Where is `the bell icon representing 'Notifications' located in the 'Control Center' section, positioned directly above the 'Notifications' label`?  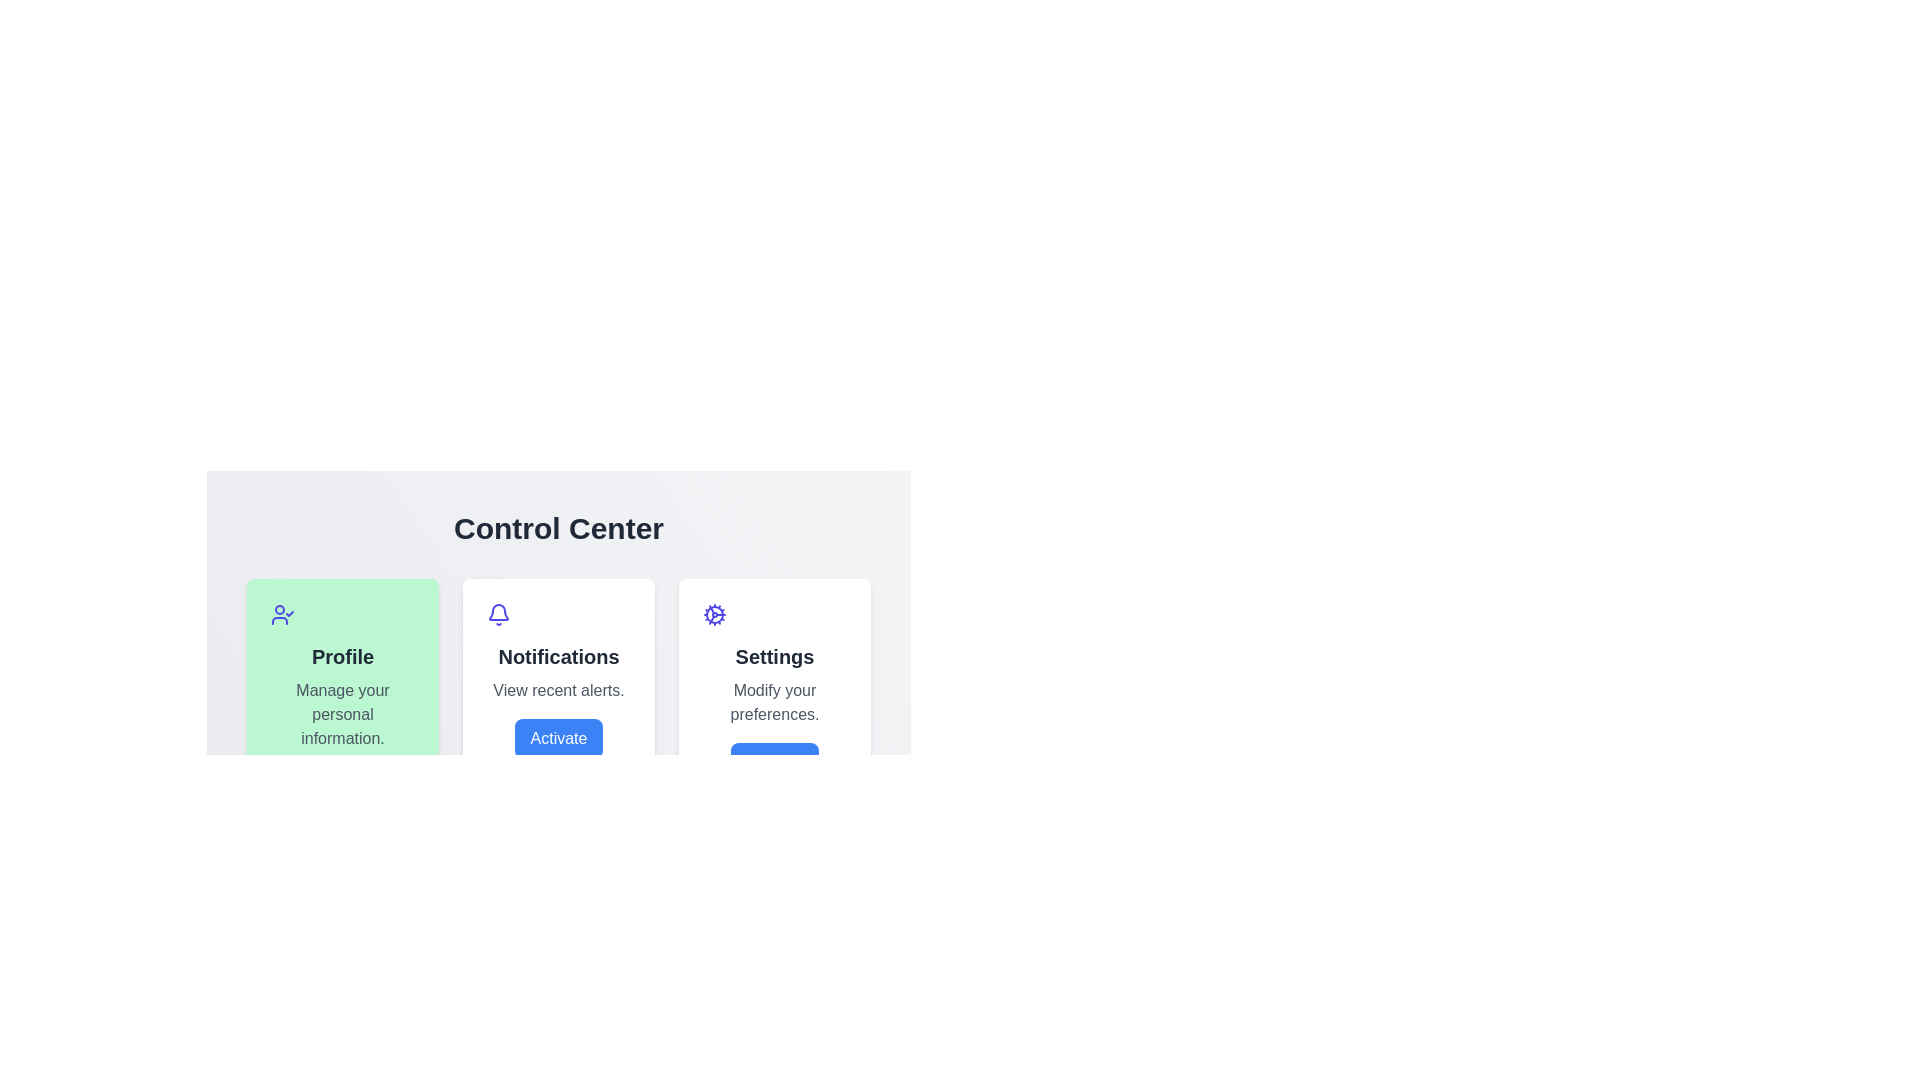 the bell icon representing 'Notifications' located in the 'Control Center' section, positioned directly above the 'Notifications' label is located at coordinates (499, 613).